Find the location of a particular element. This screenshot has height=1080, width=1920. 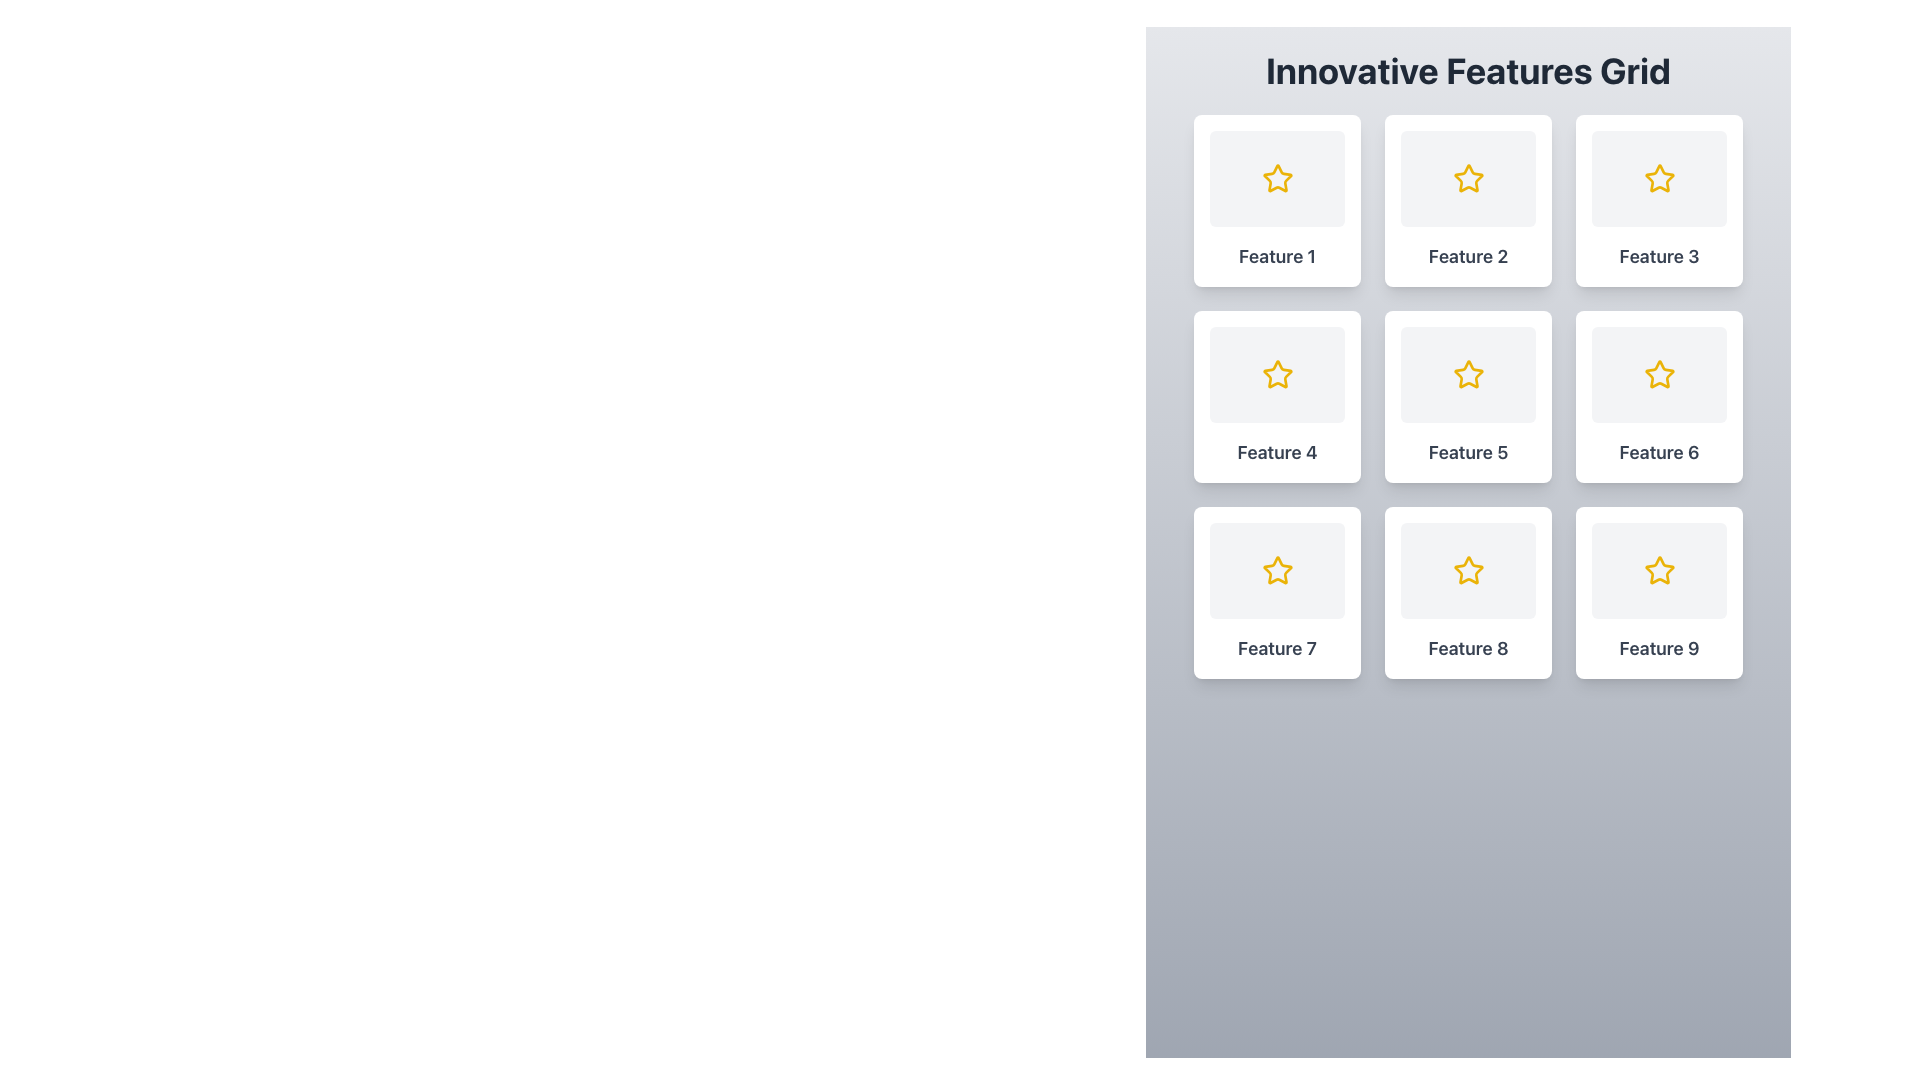

the decorative or functional icon located in the second row, third column of the 3x3 grid layout, which is labeled 'Feature 8' is located at coordinates (1468, 570).